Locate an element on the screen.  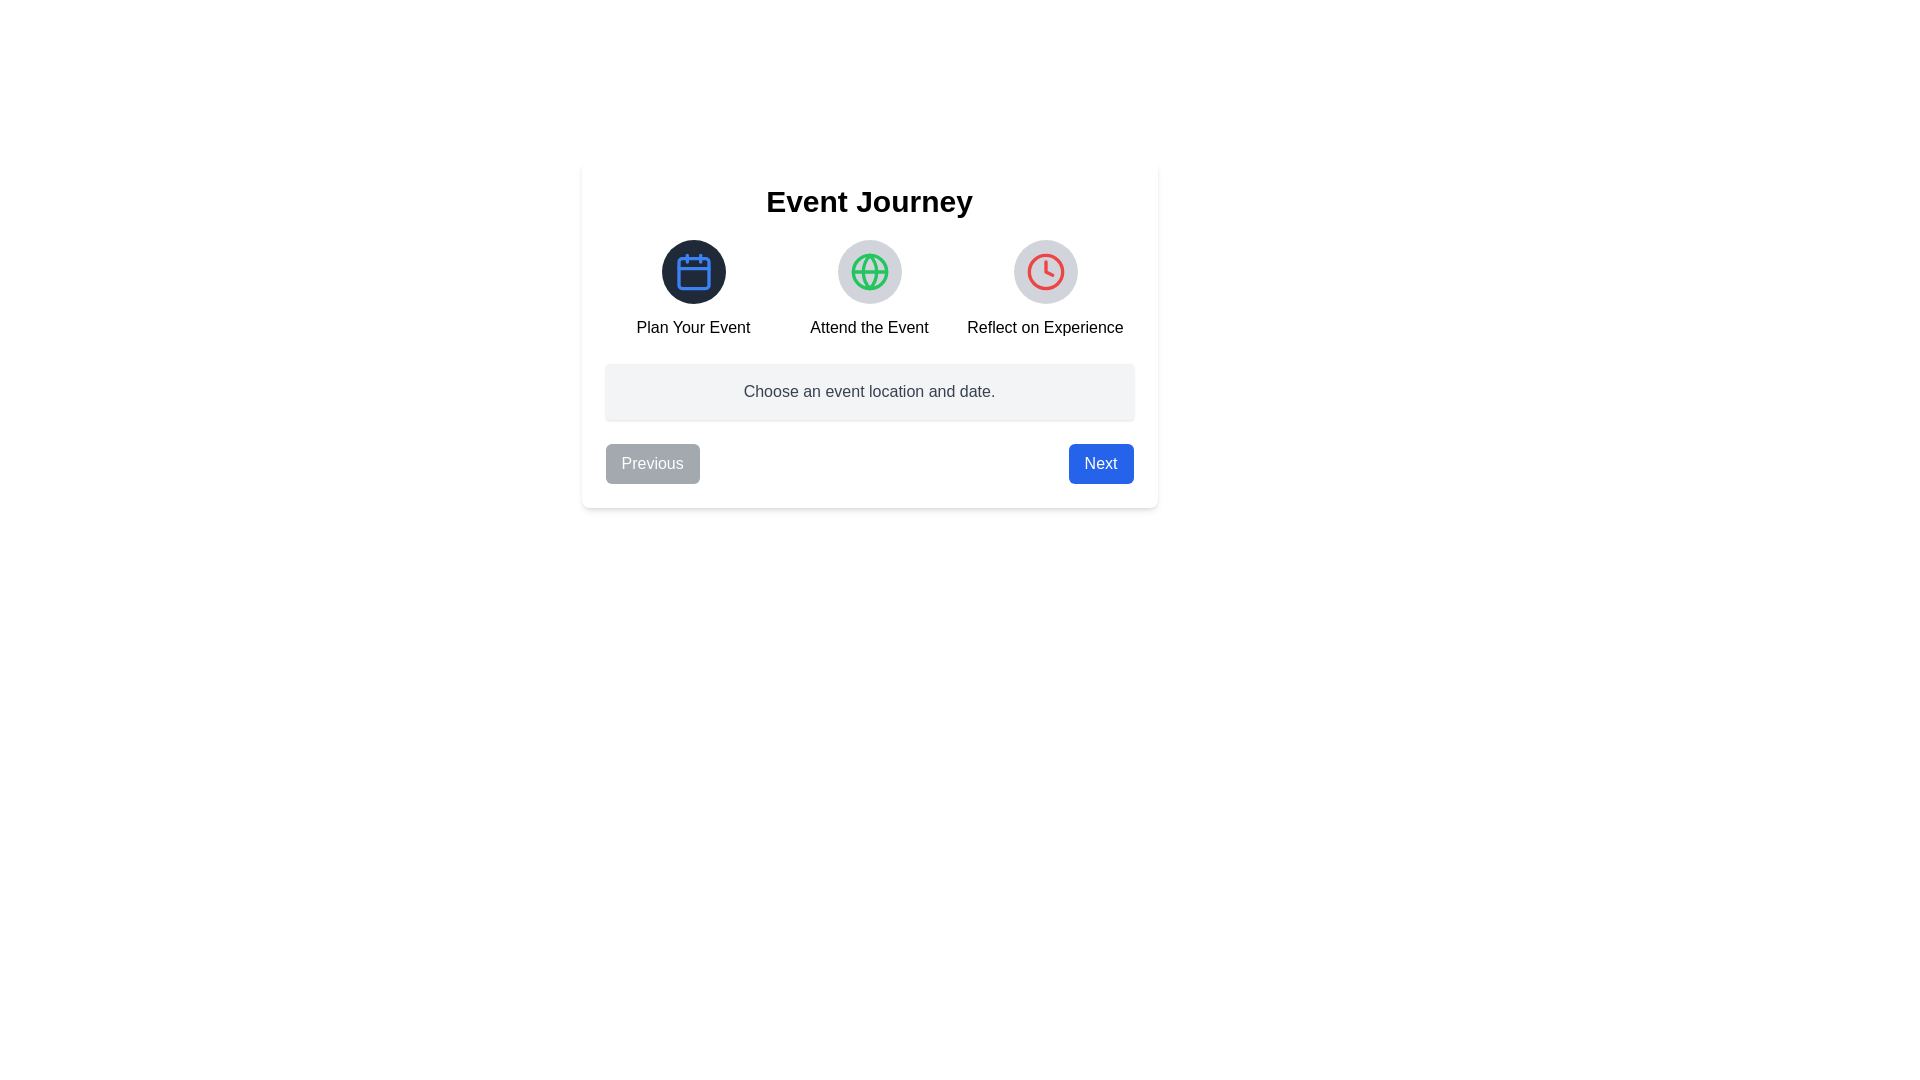
the icon corresponding to Attend the Event to view additional information is located at coordinates (869, 272).